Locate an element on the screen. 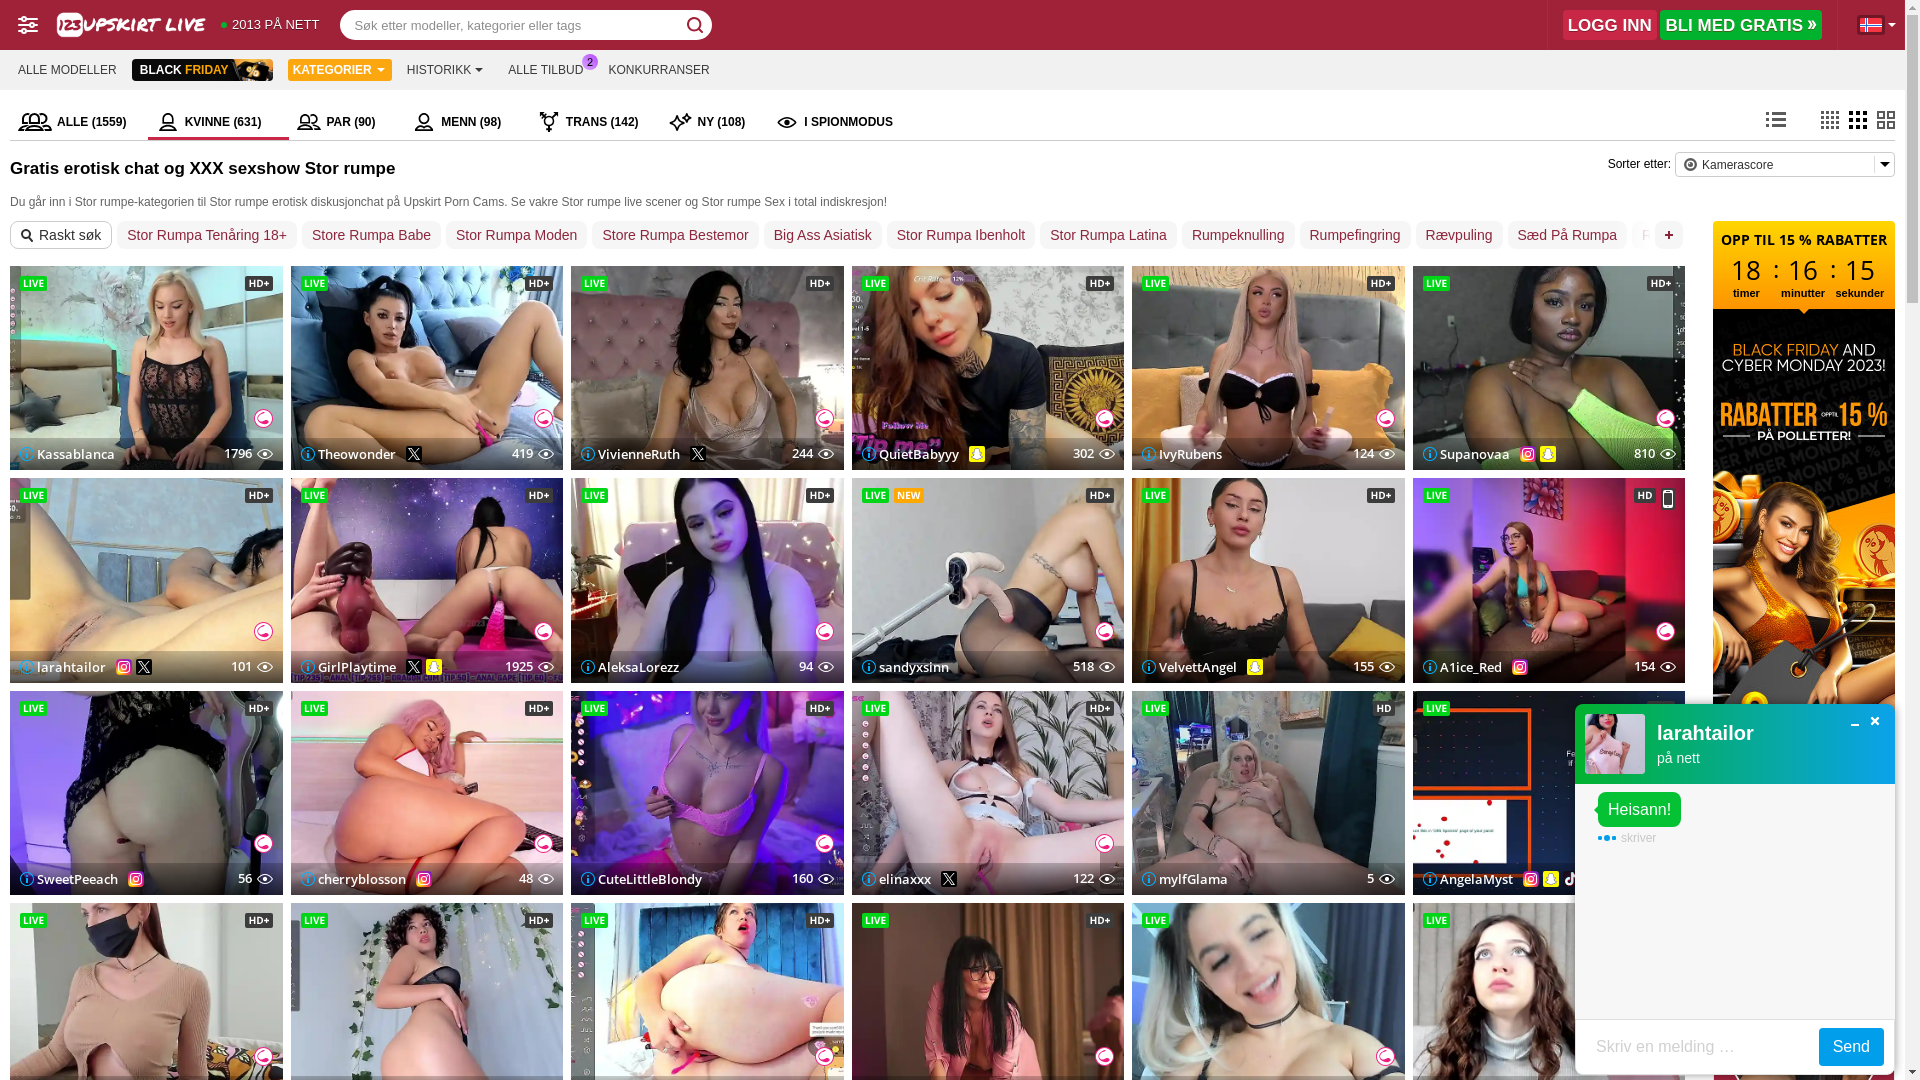  'MENN (98)' is located at coordinates (465, 122).